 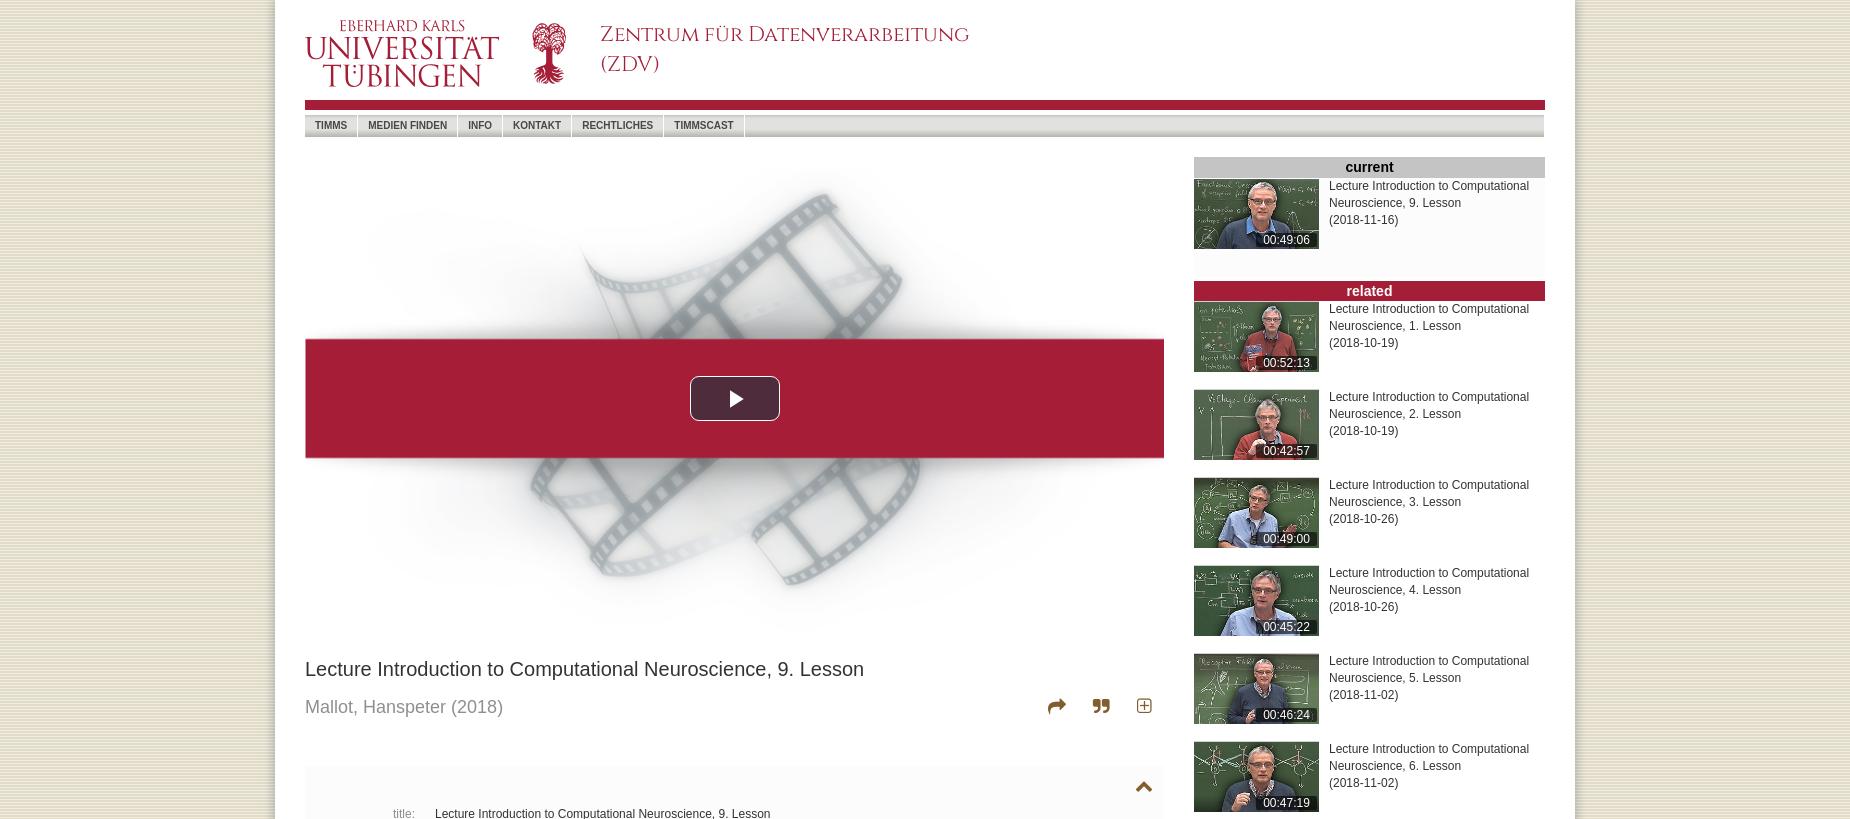 I want to click on 'Lecture Introduction to Computational Neuroscience, 6. Lesson', so click(x=1428, y=756).